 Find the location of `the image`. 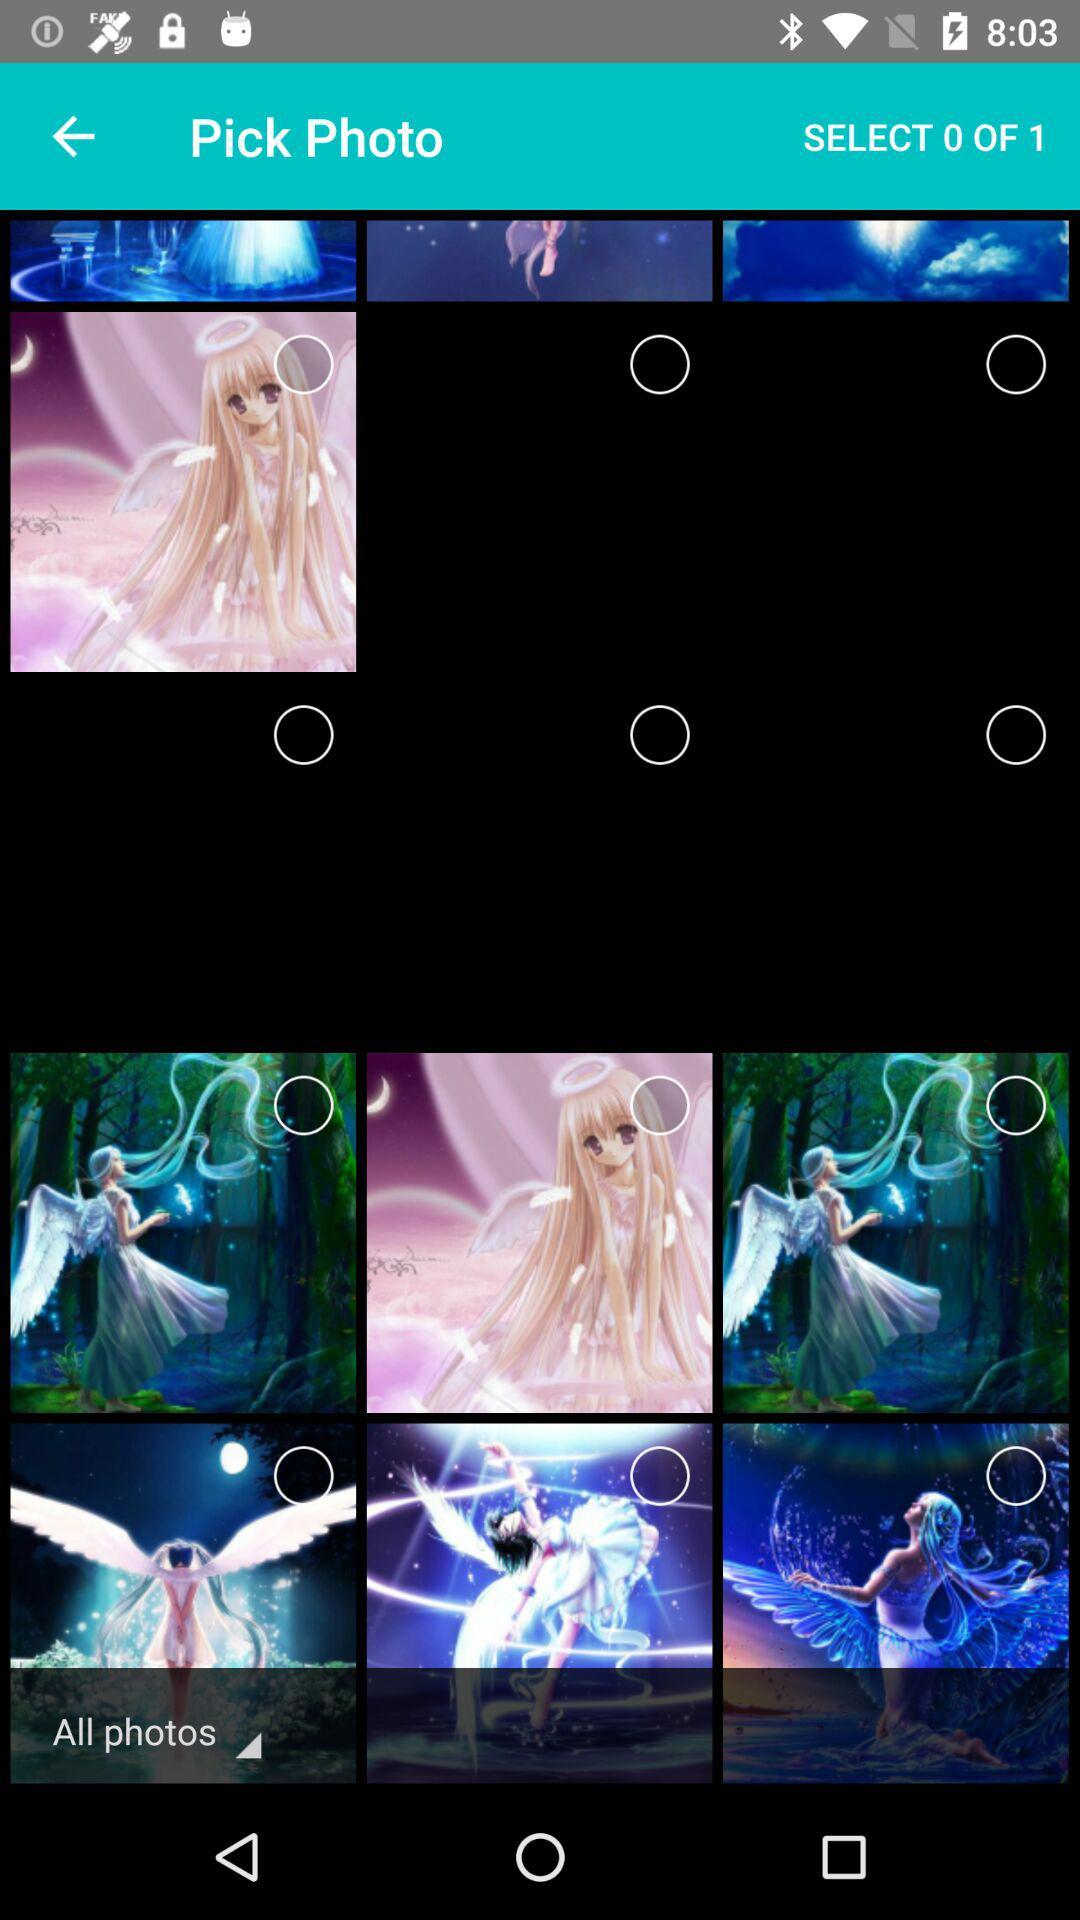

the image is located at coordinates (303, 1476).